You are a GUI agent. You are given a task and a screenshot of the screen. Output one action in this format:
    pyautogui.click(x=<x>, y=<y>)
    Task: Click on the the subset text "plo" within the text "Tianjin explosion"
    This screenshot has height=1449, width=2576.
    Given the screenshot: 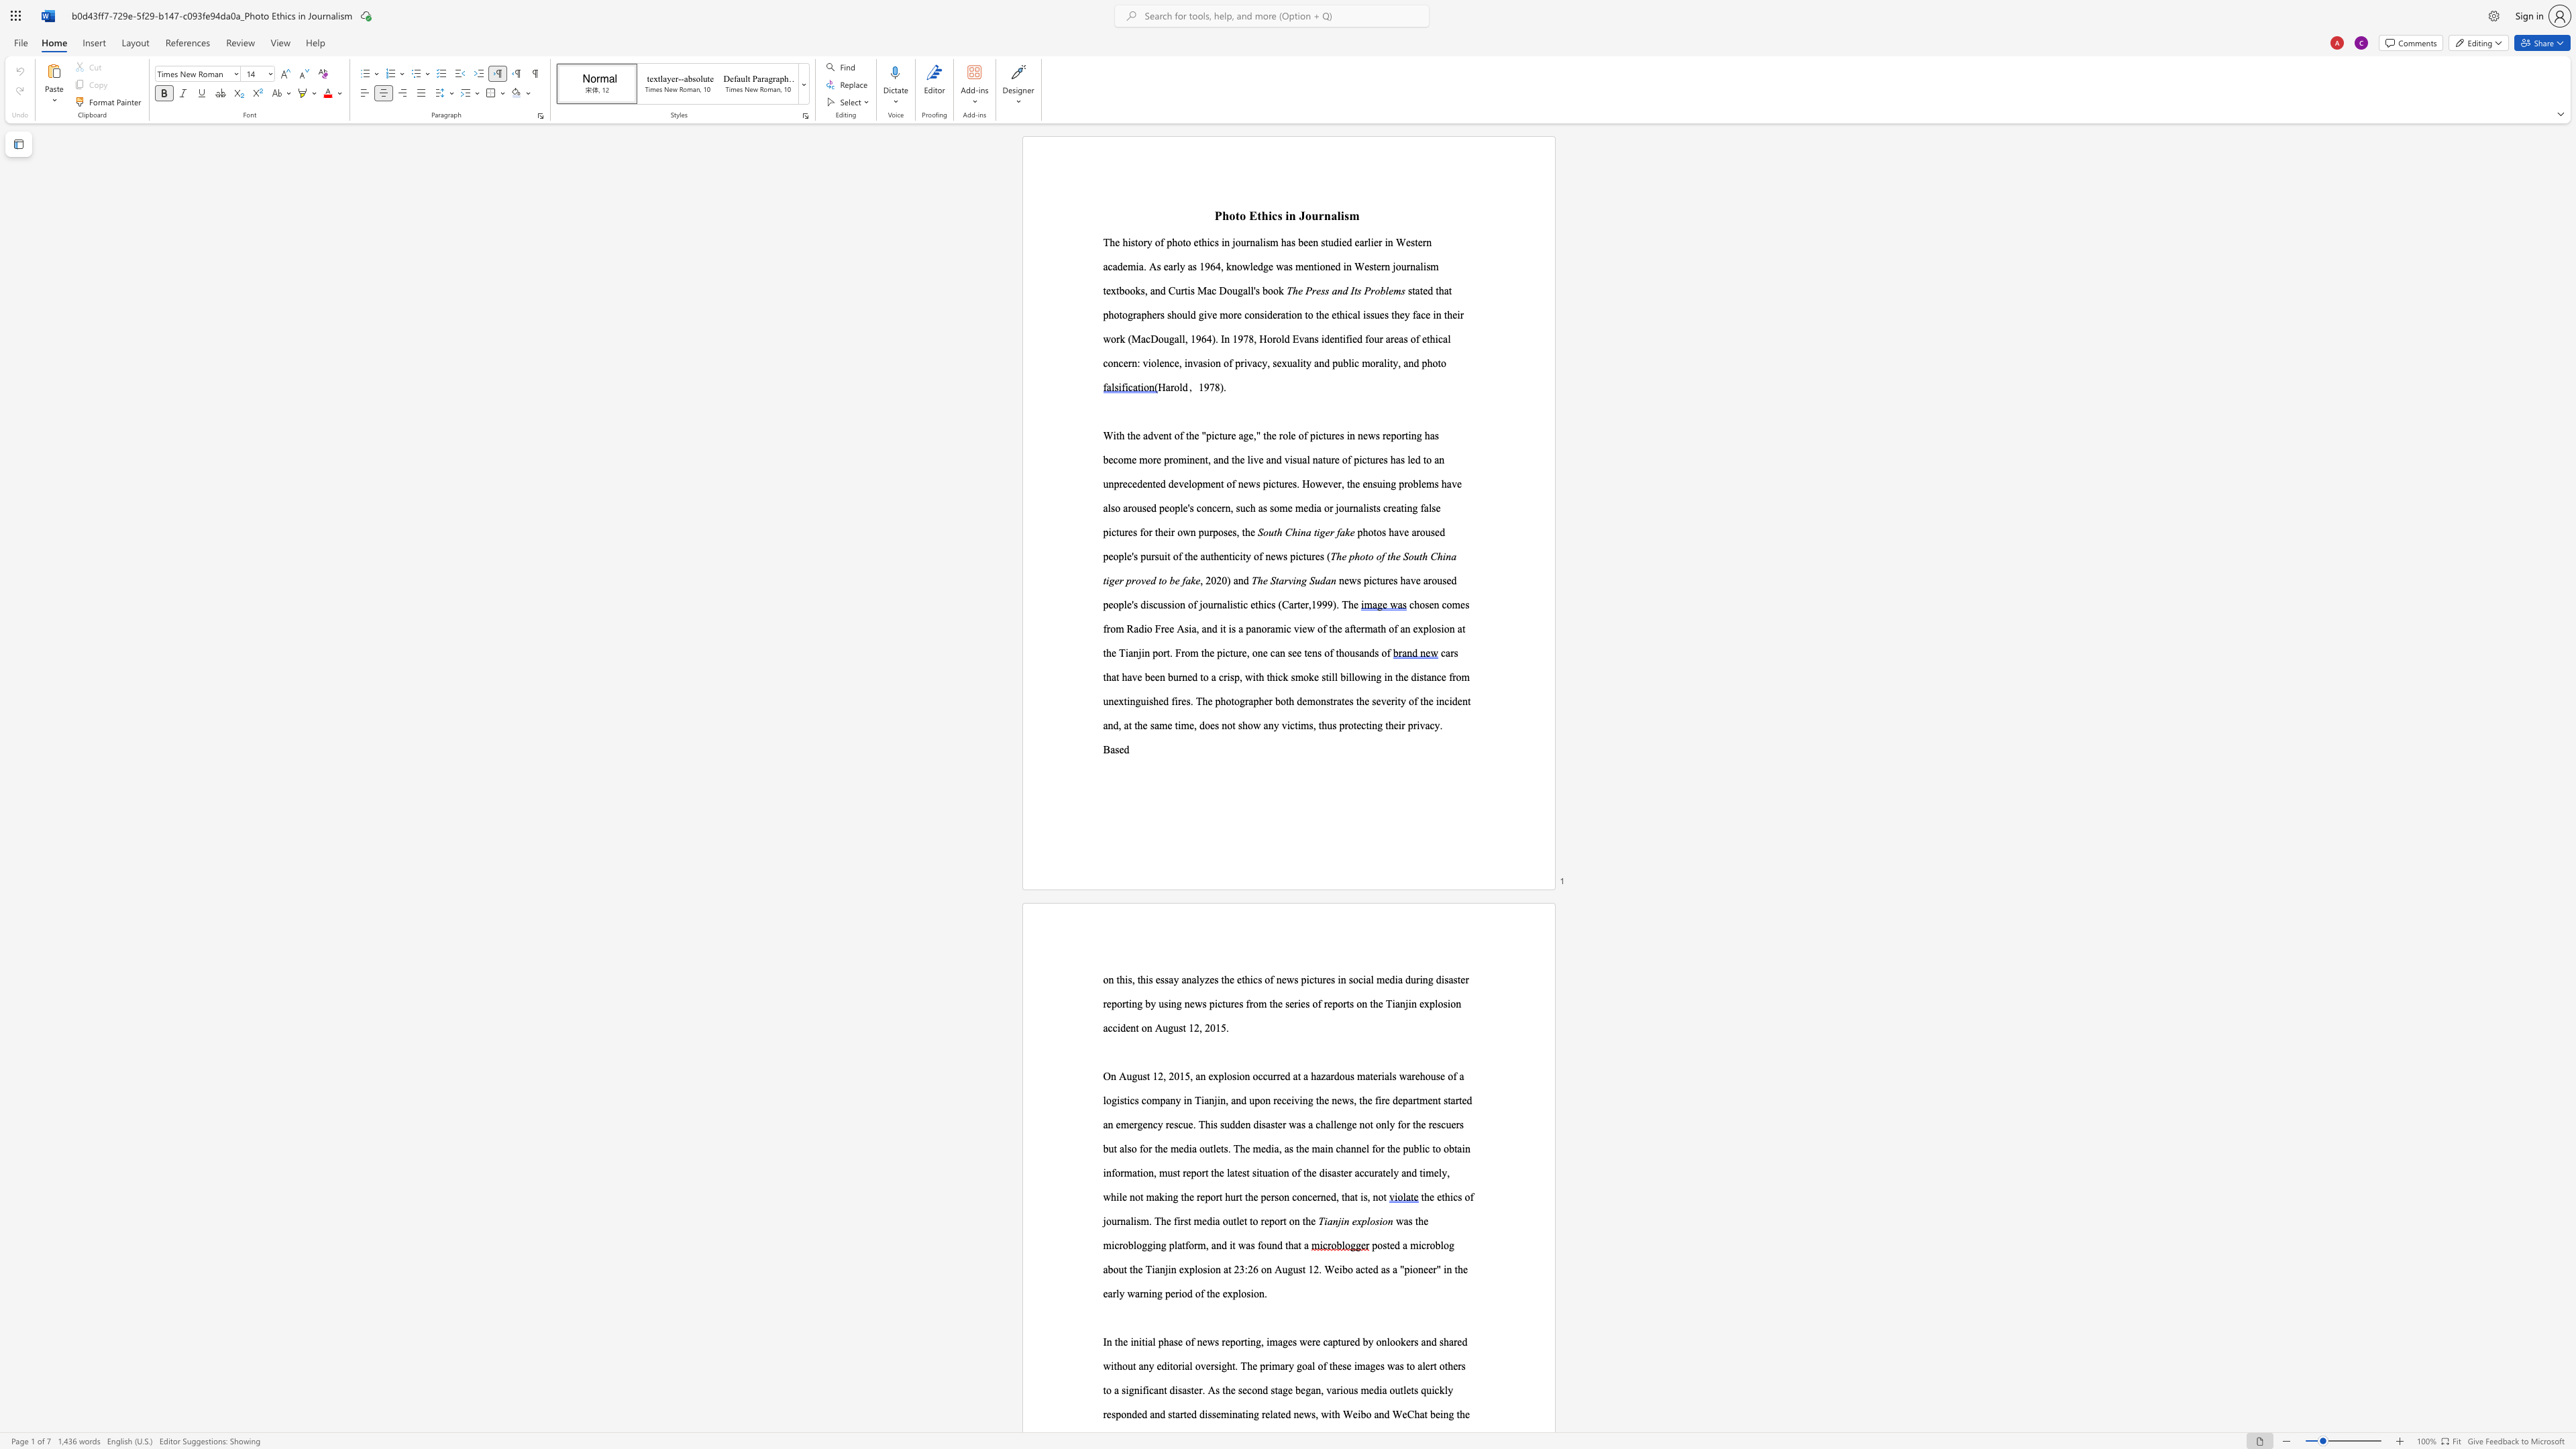 What is the action you would take?
    pyautogui.click(x=1360, y=1220)
    